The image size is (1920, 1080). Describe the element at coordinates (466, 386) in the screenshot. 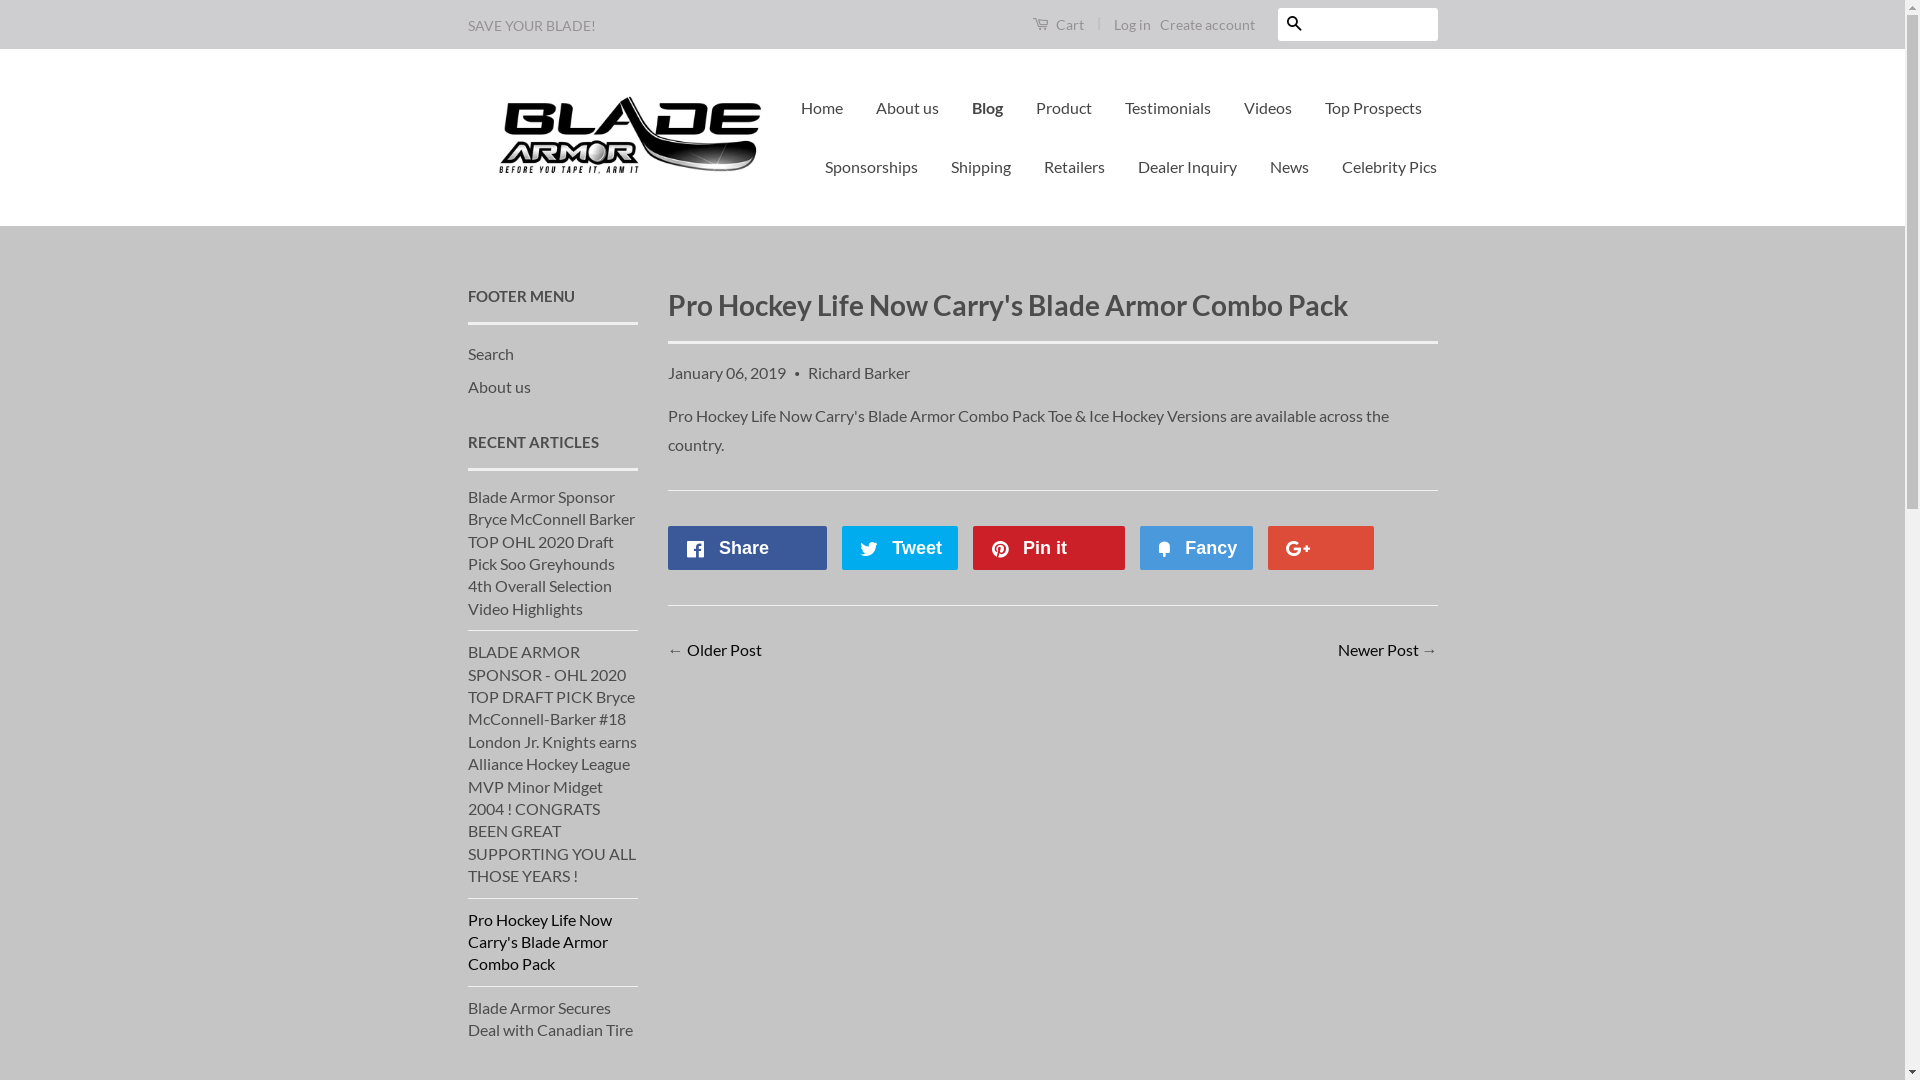

I see `'About us'` at that location.